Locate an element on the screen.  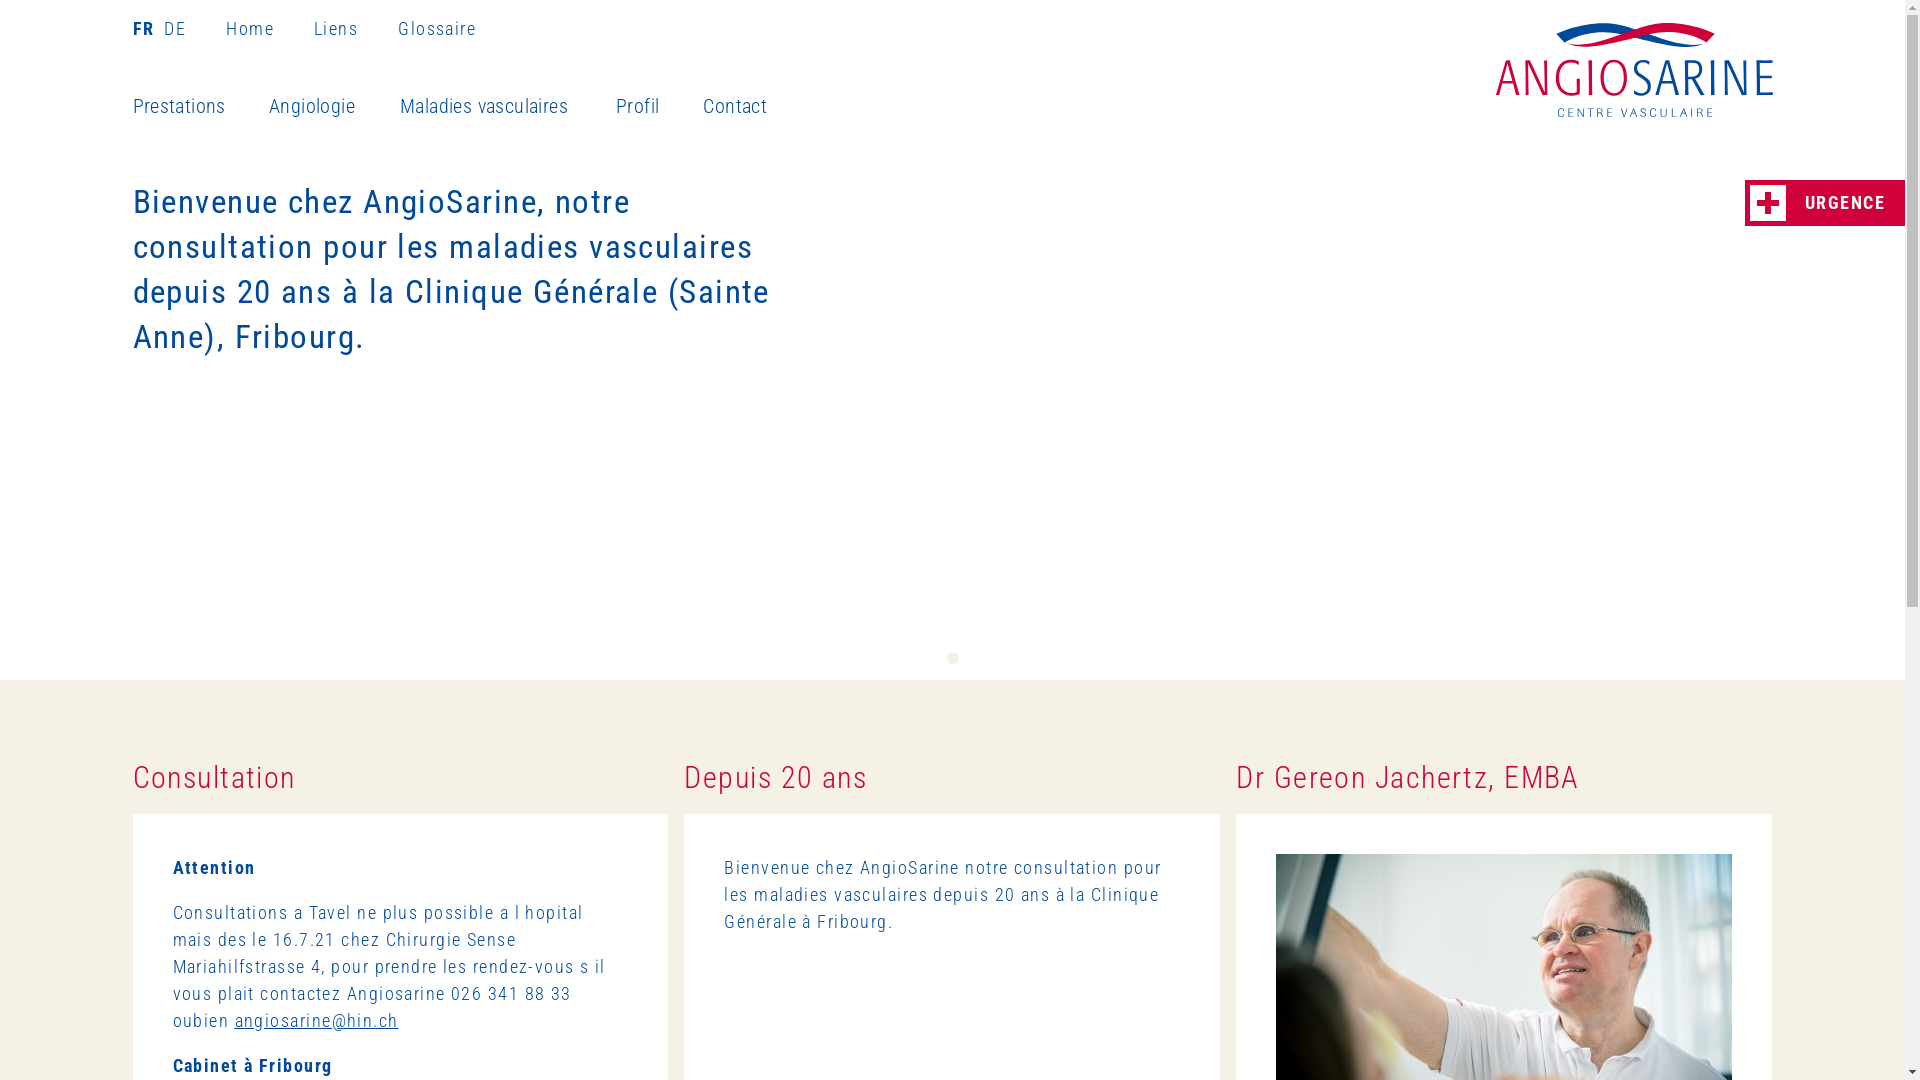
'Liens' is located at coordinates (355, 28).